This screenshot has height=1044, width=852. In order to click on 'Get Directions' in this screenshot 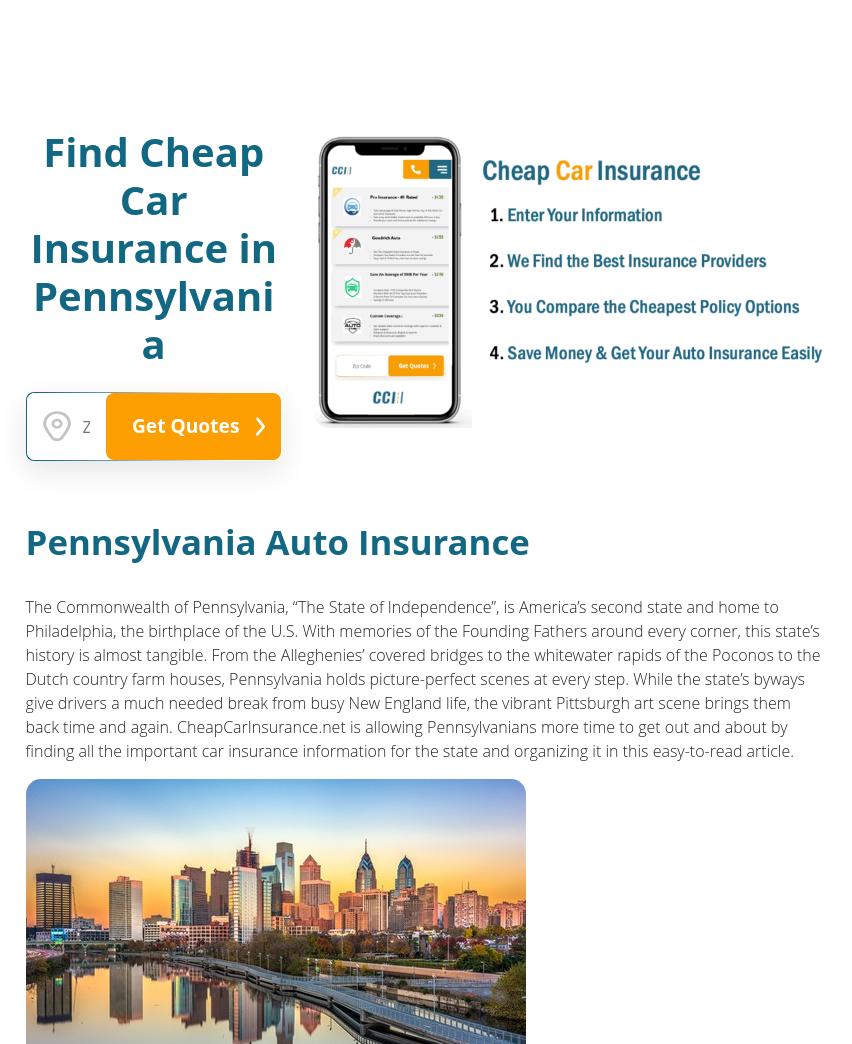, I will do `click(76, 871)`.